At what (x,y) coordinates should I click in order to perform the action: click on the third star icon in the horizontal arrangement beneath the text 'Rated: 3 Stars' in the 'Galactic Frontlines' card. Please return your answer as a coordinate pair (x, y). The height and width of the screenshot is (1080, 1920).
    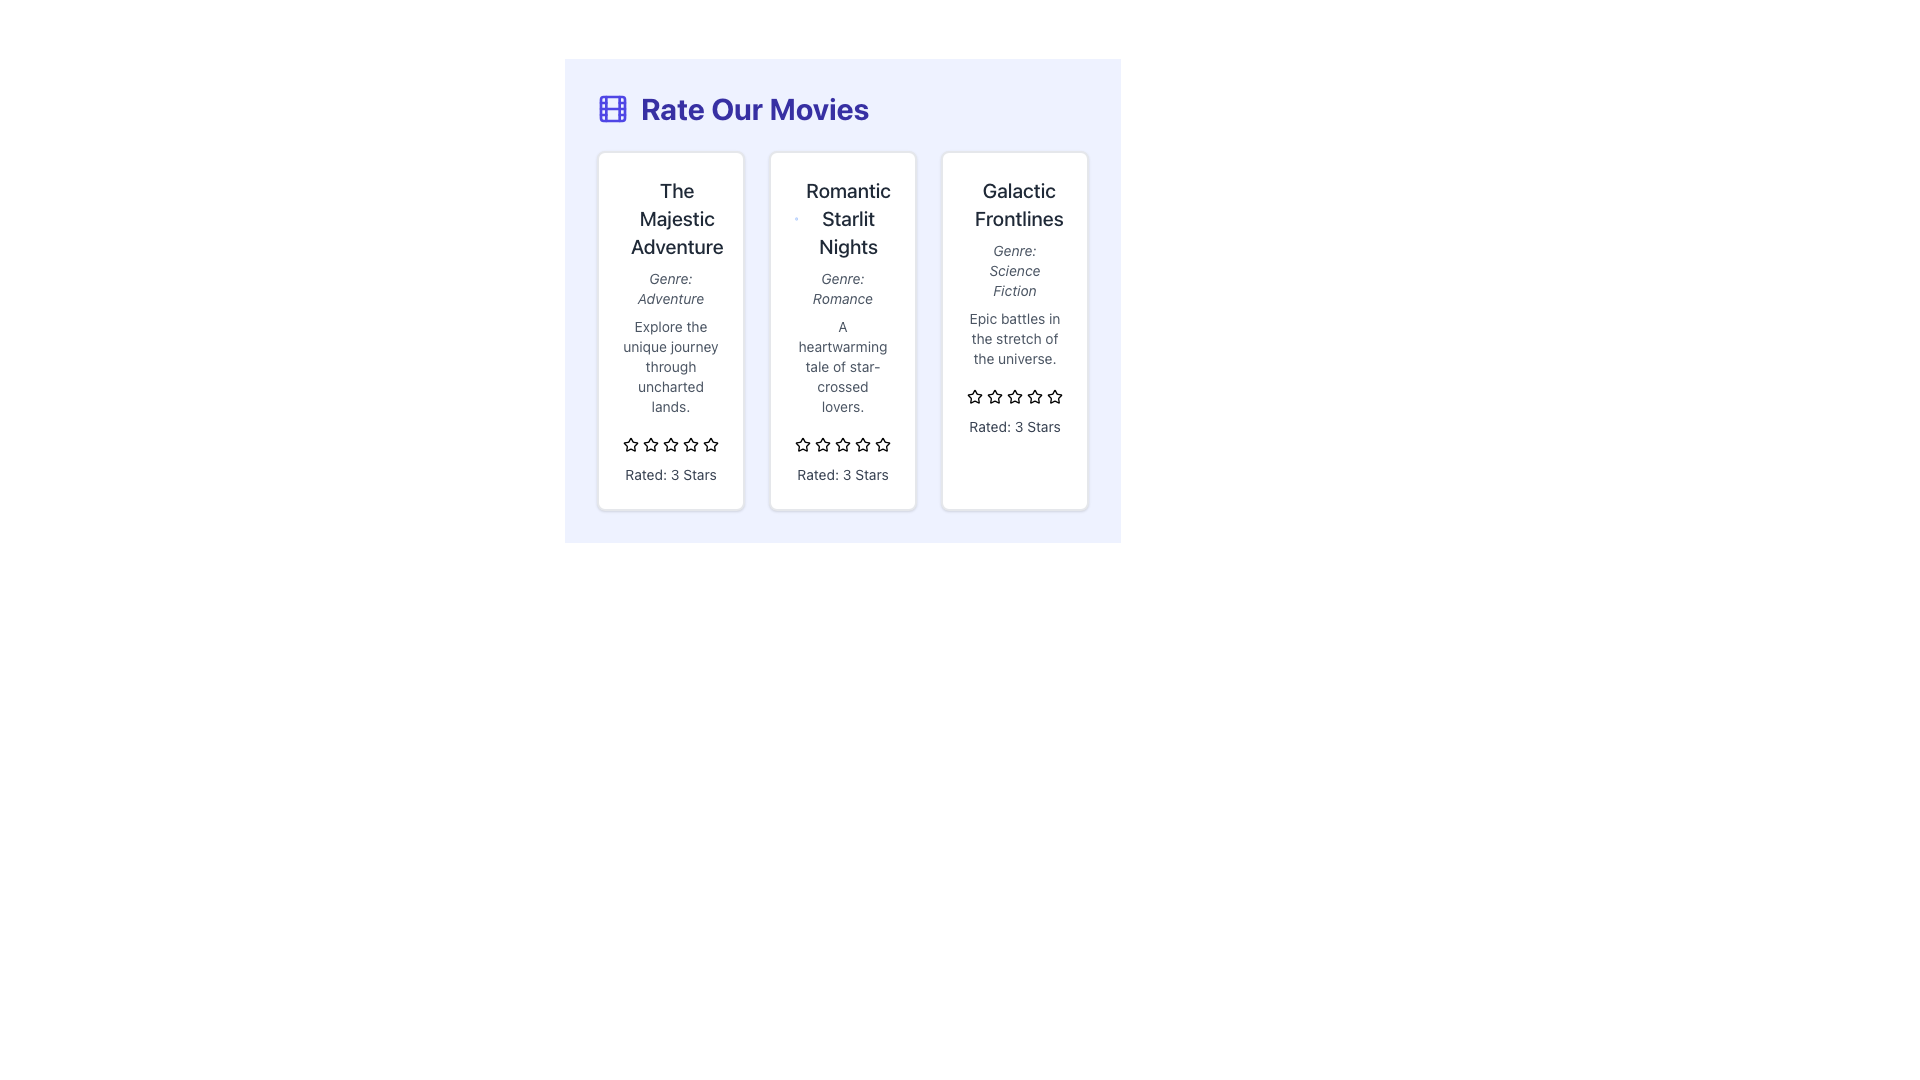
    Looking at the image, I should click on (1035, 396).